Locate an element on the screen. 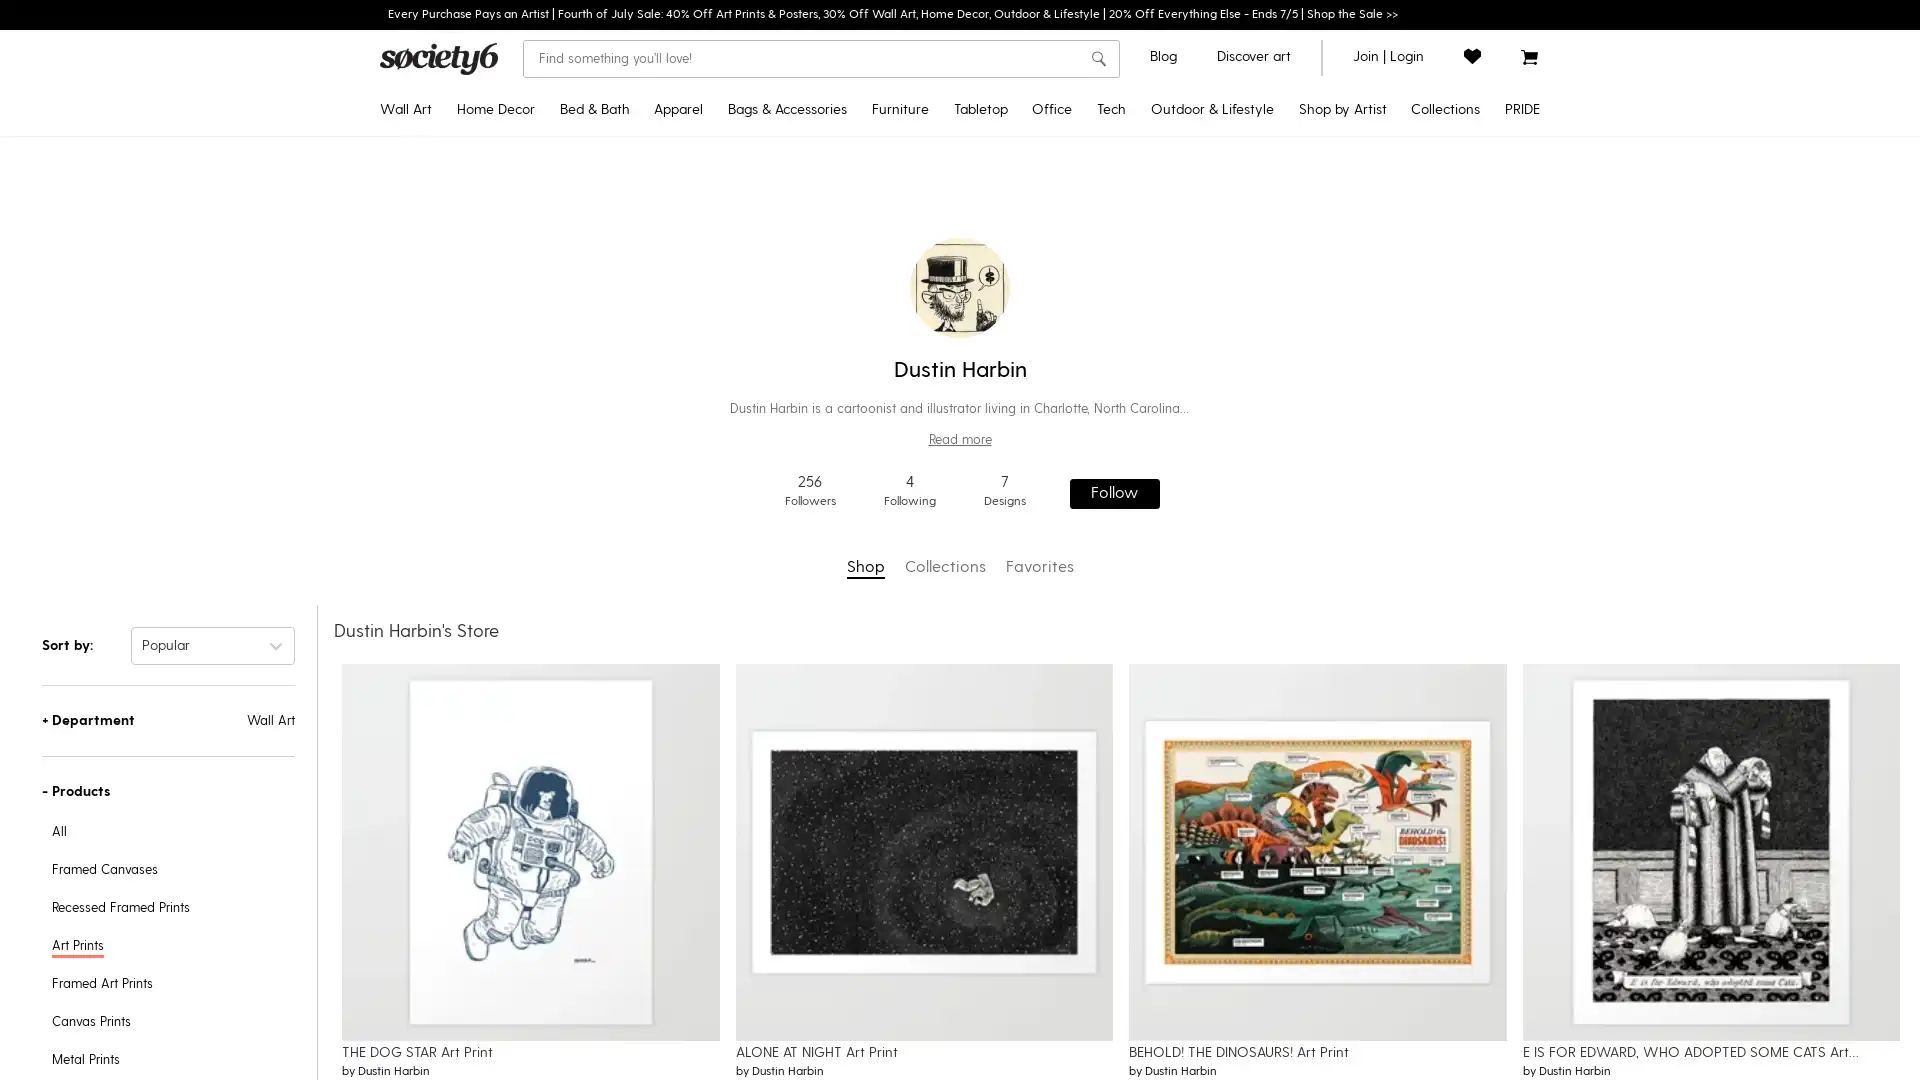  Inspired by Matisse is located at coordinates (1371, 386).